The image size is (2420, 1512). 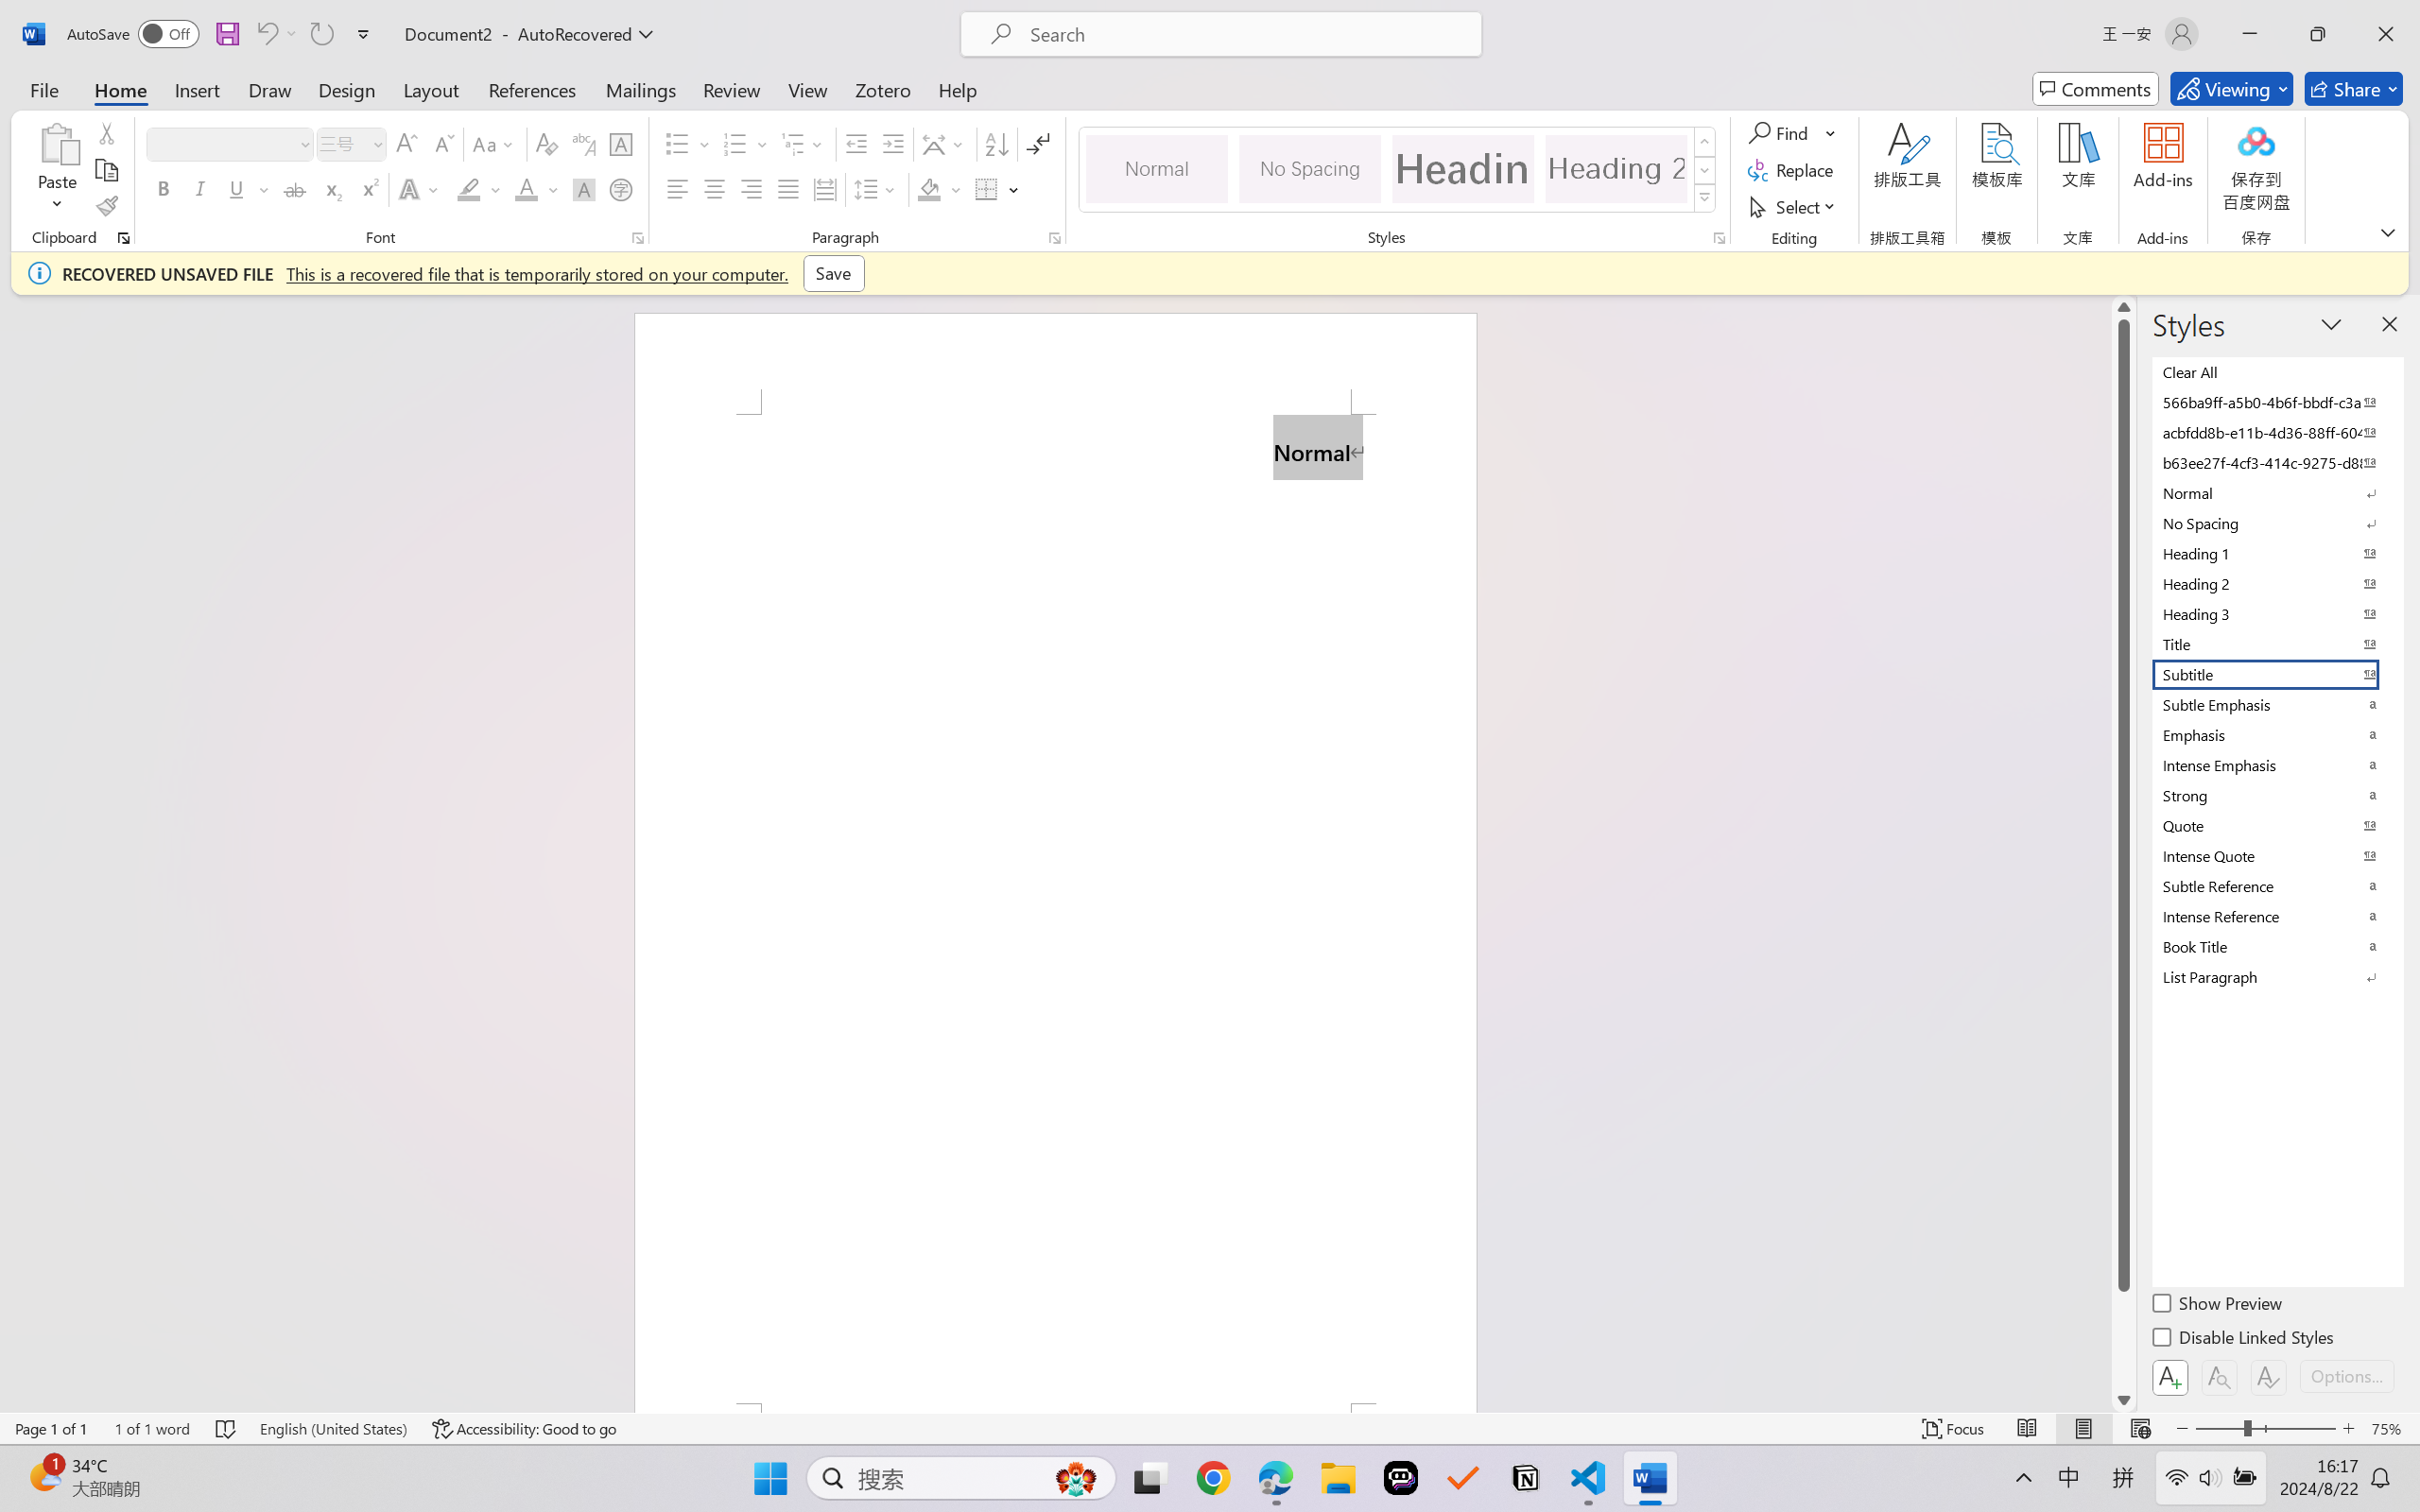 I want to click on 'No Spacing', so click(x=2275, y=522).